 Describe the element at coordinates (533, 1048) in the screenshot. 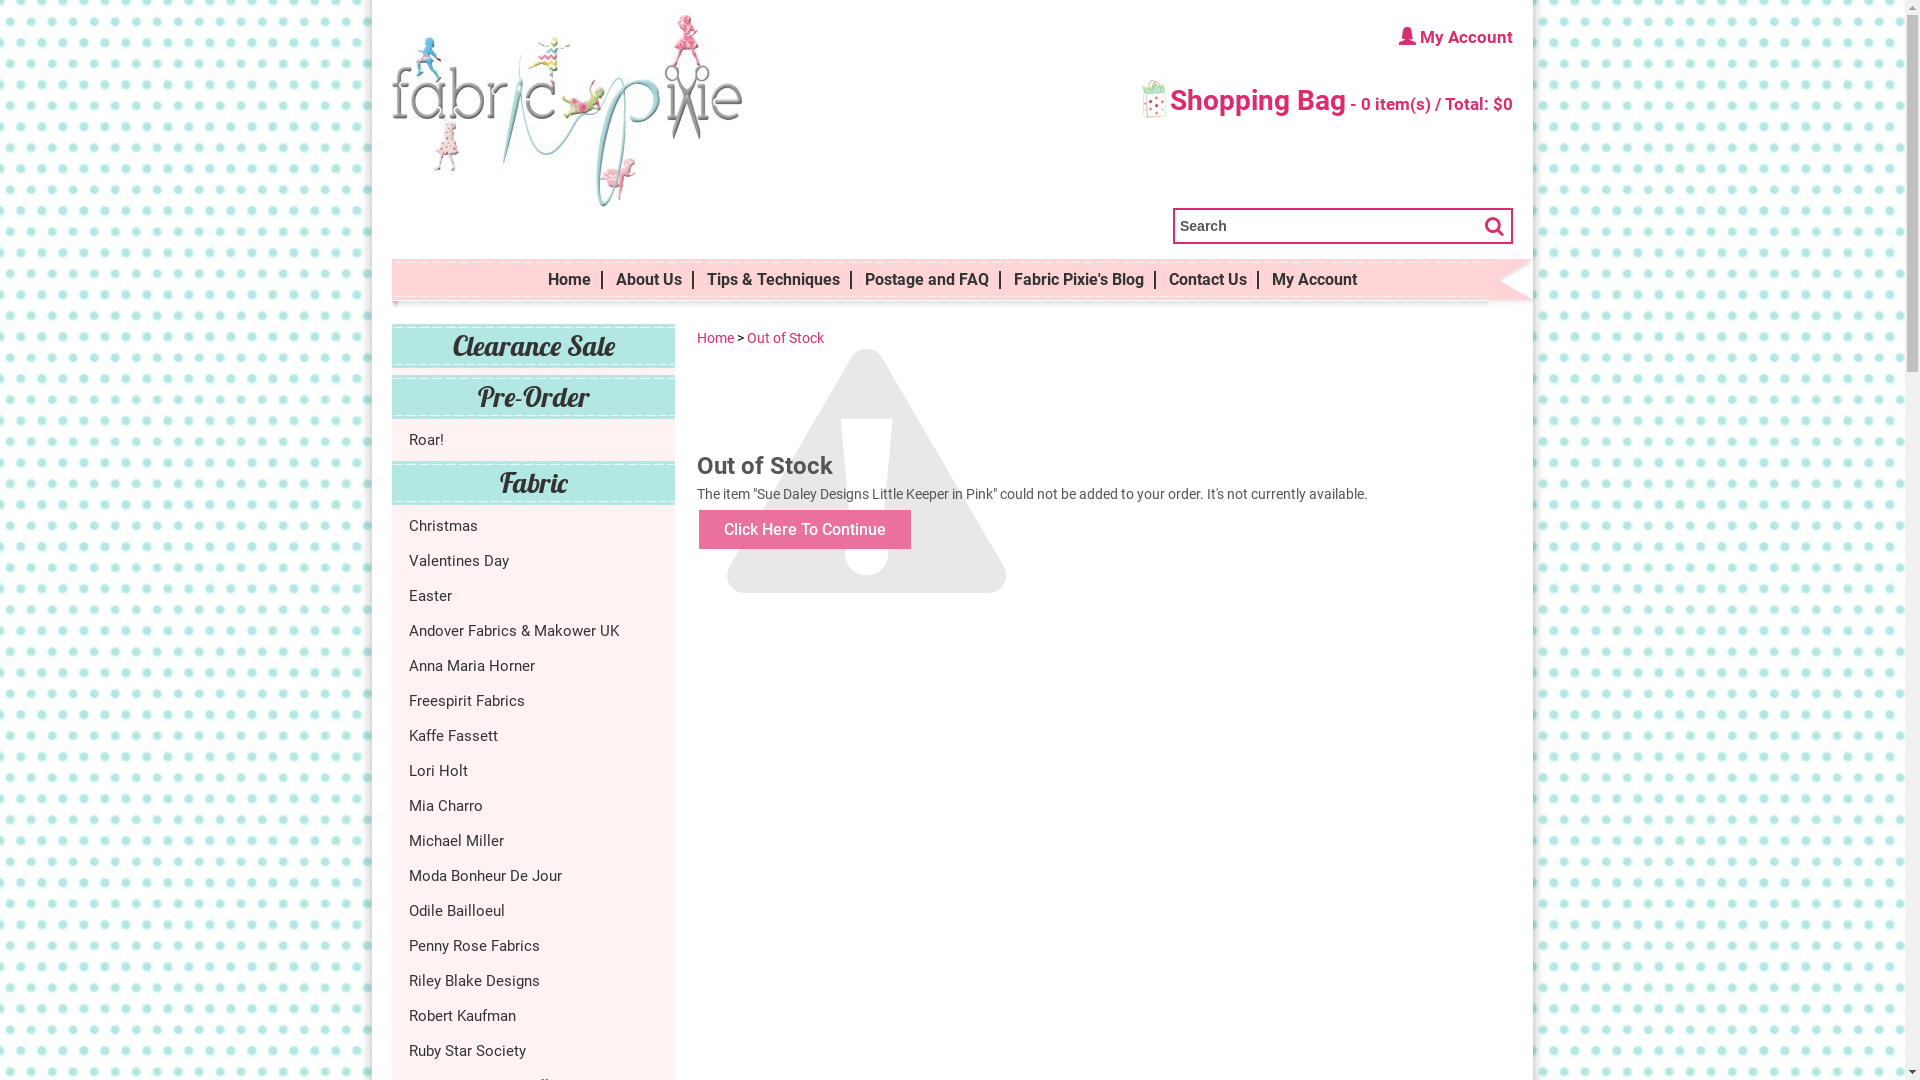

I see `'Ruby Star Society'` at that location.